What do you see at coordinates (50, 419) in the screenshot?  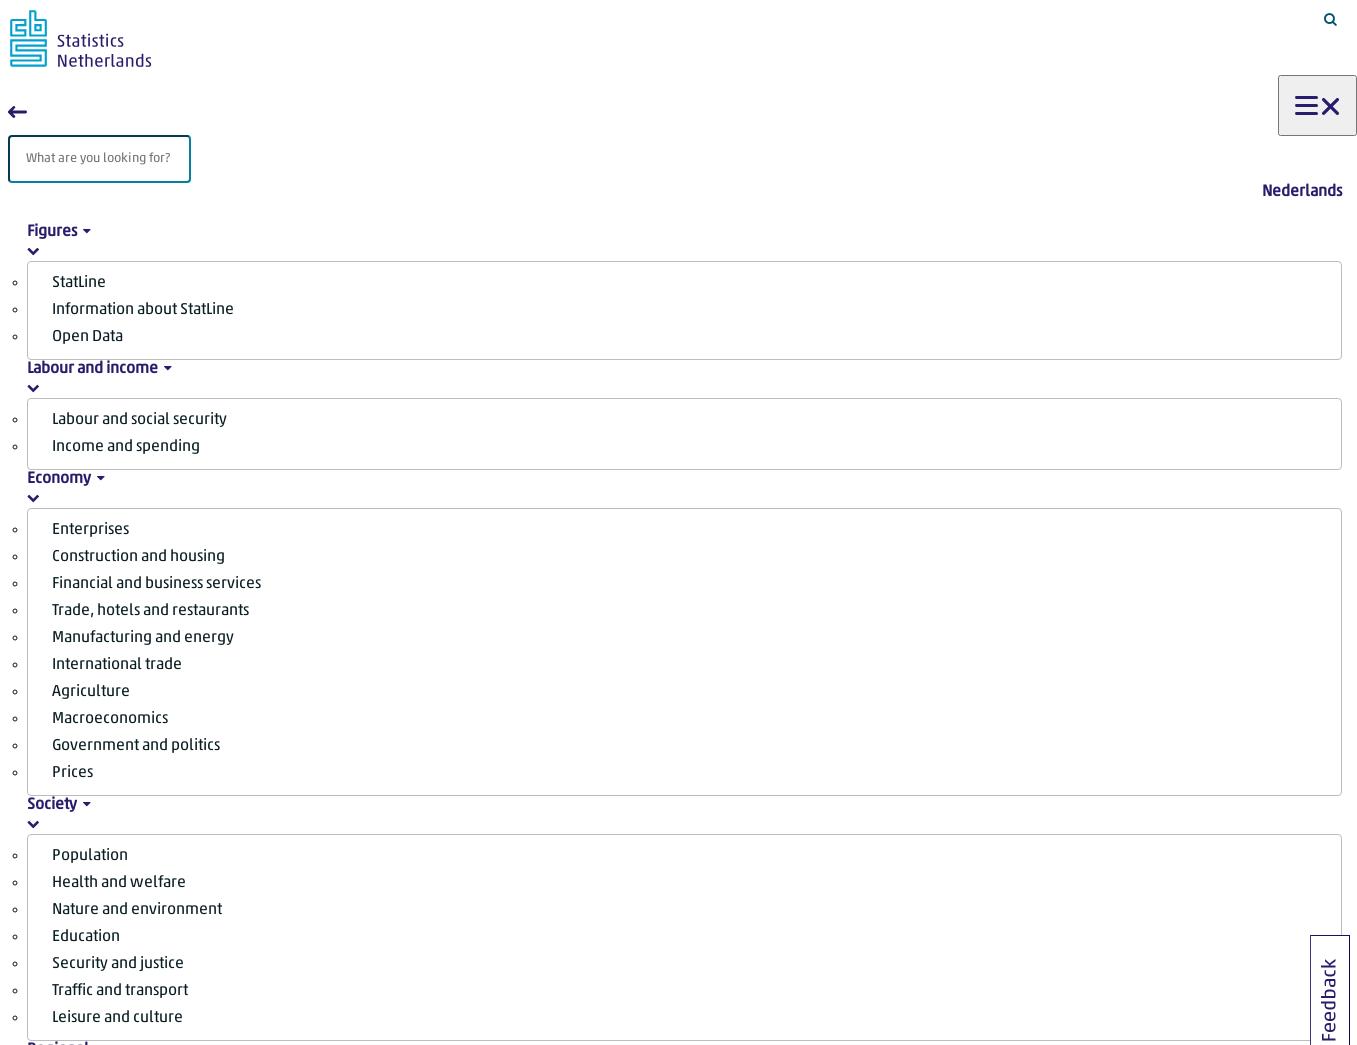 I see `'Labour and social security'` at bounding box center [50, 419].